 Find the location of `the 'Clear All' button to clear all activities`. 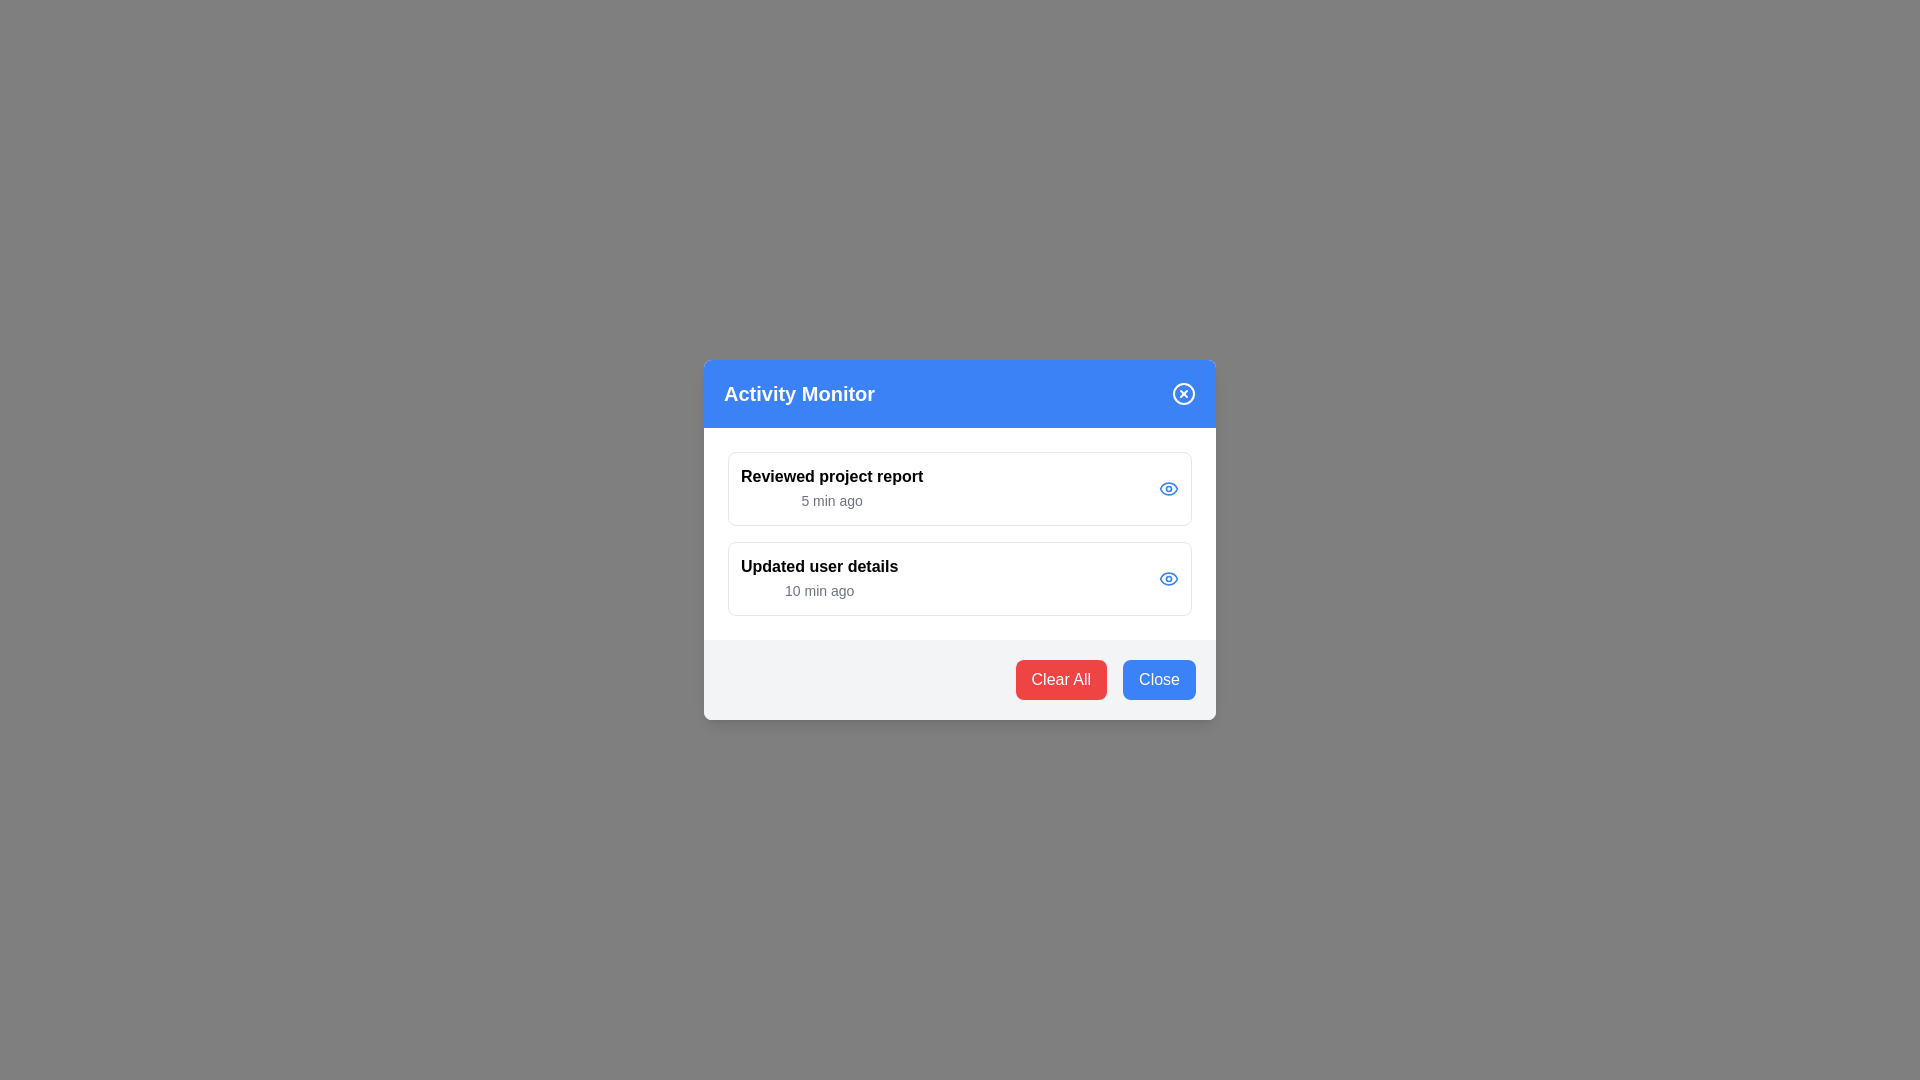

the 'Clear All' button to clear all activities is located at coordinates (1059, 678).